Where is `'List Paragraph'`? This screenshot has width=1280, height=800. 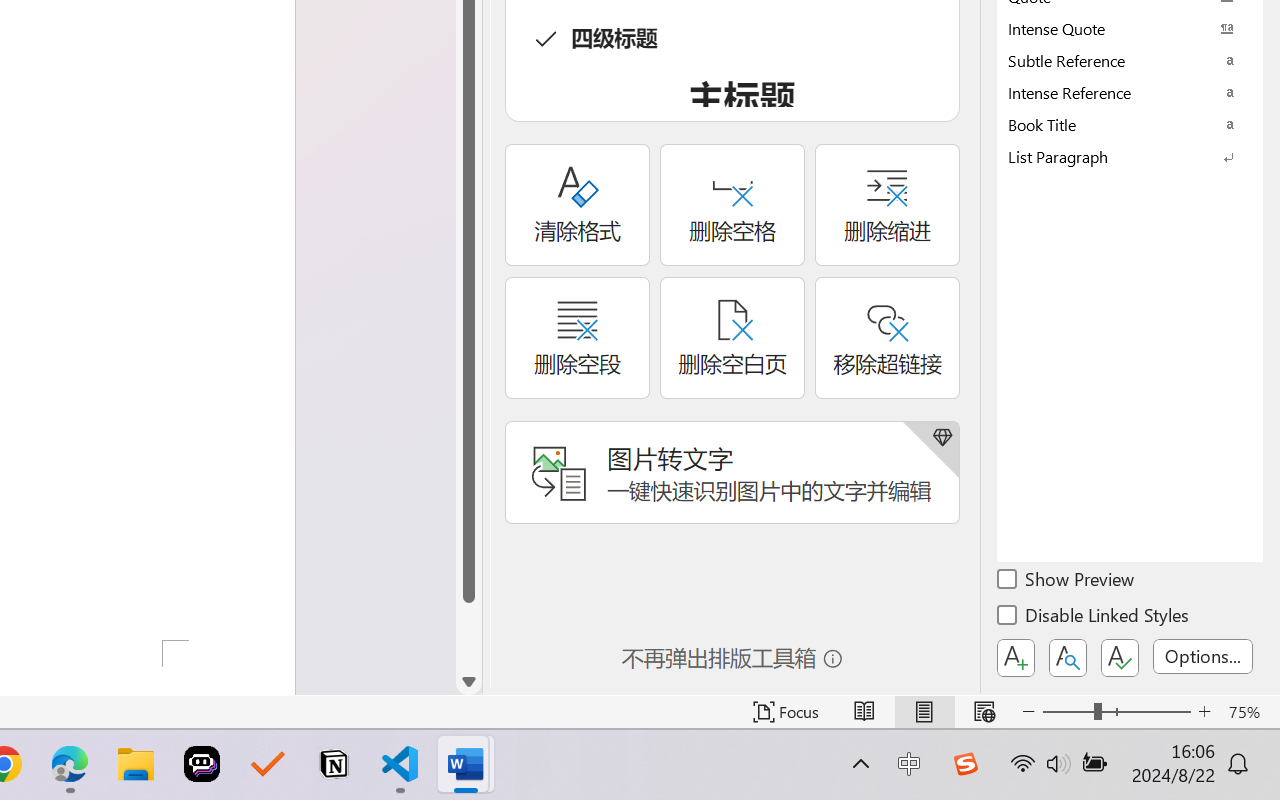
'List Paragraph' is located at coordinates (1130, 156).